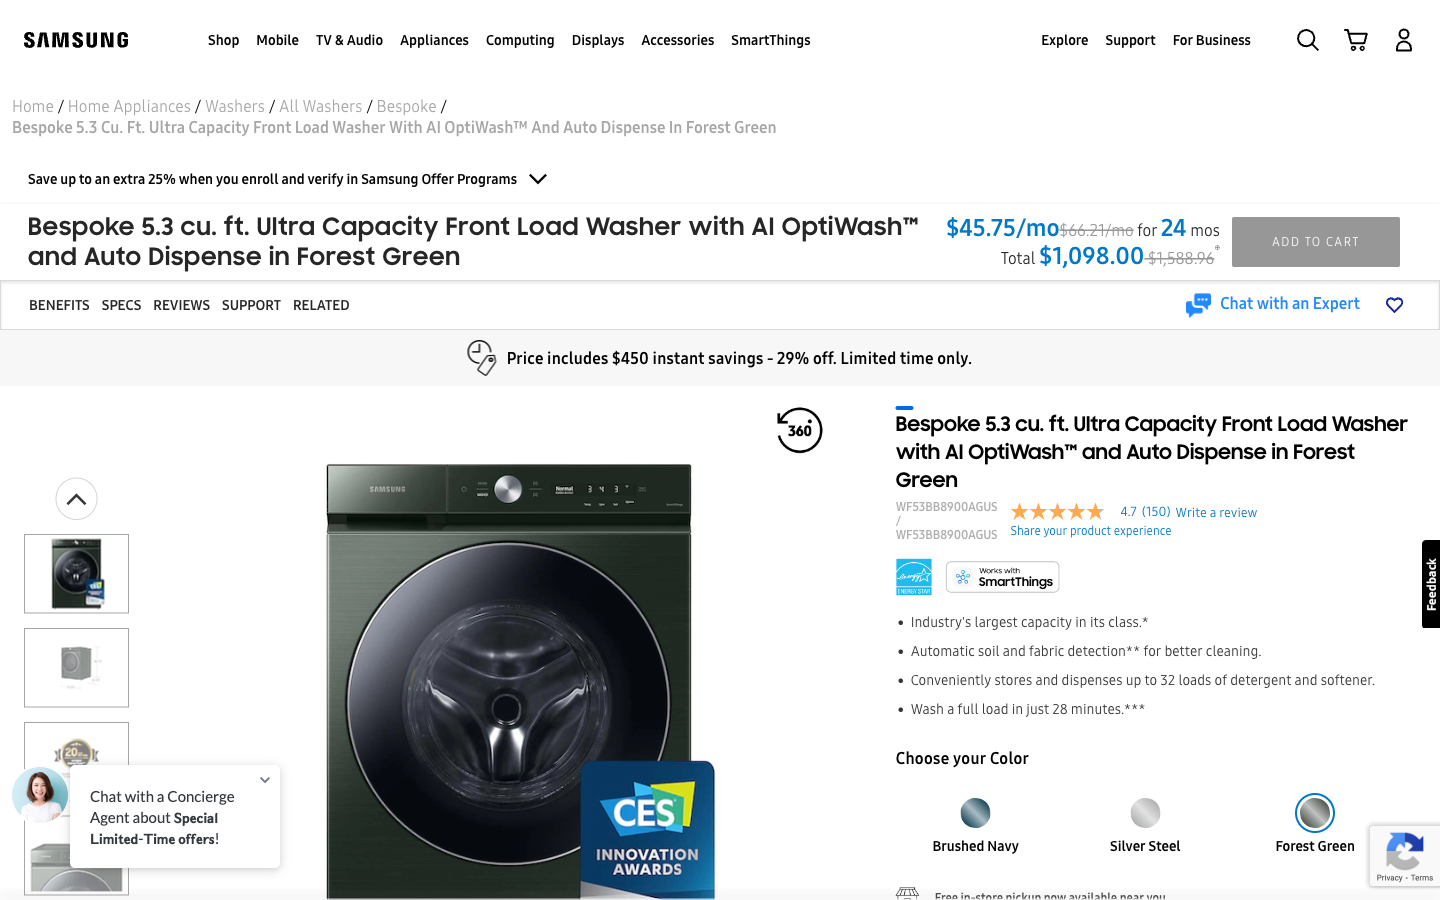  I want to click on the ocean blue color and open the fifth image, so click(1144, 806).